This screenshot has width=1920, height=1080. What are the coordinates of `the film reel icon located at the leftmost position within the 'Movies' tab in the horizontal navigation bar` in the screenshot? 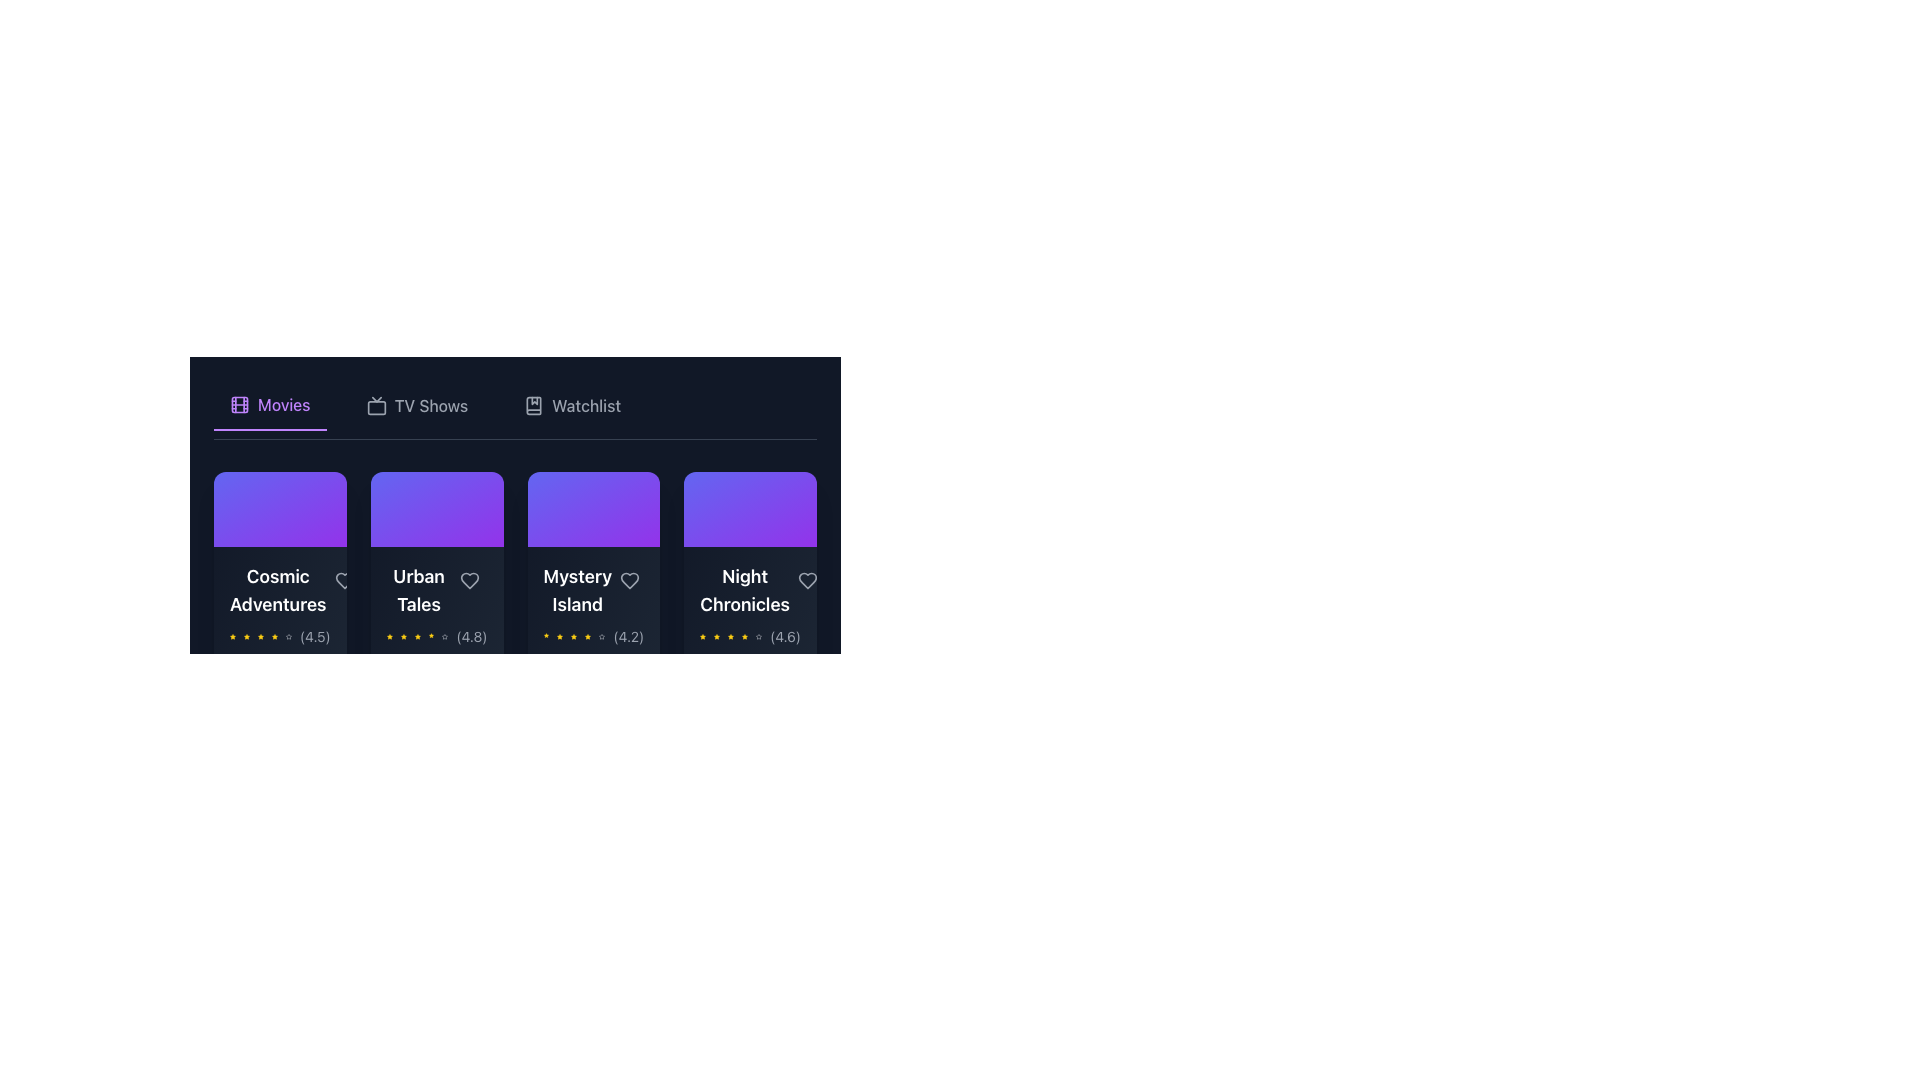 It's located at (240, 405).